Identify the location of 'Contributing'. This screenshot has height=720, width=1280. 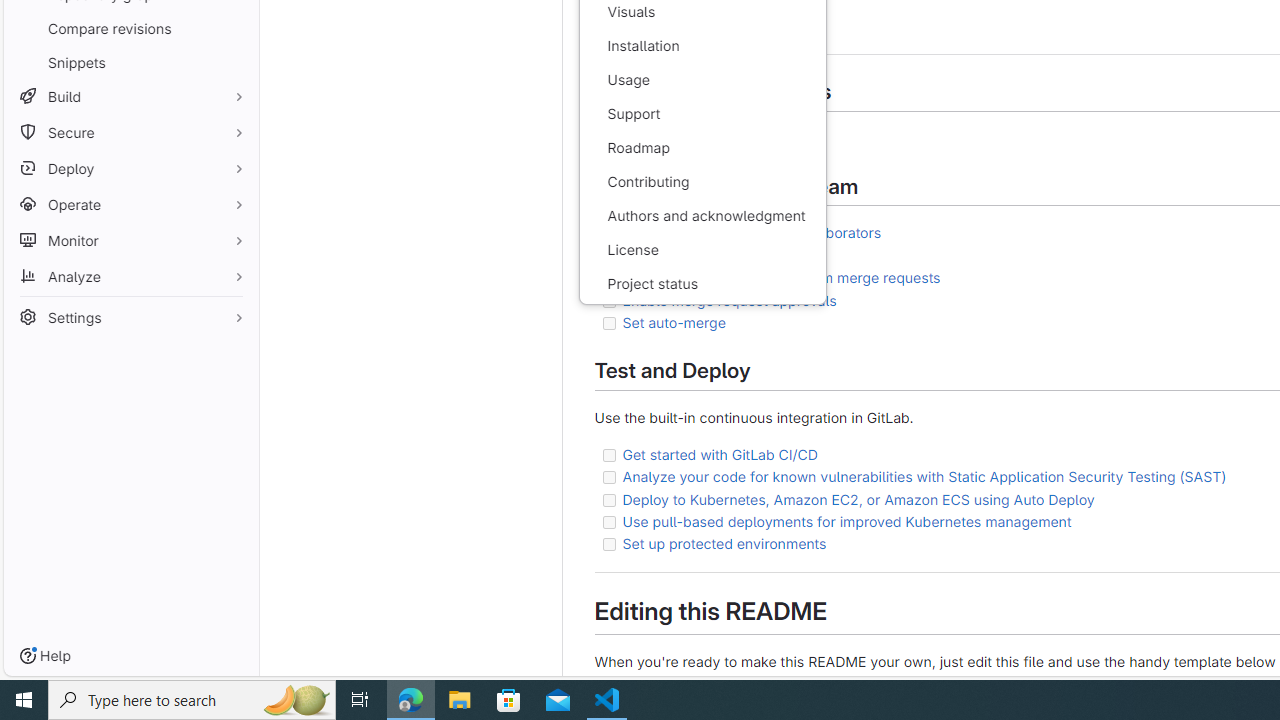
(702, 182).